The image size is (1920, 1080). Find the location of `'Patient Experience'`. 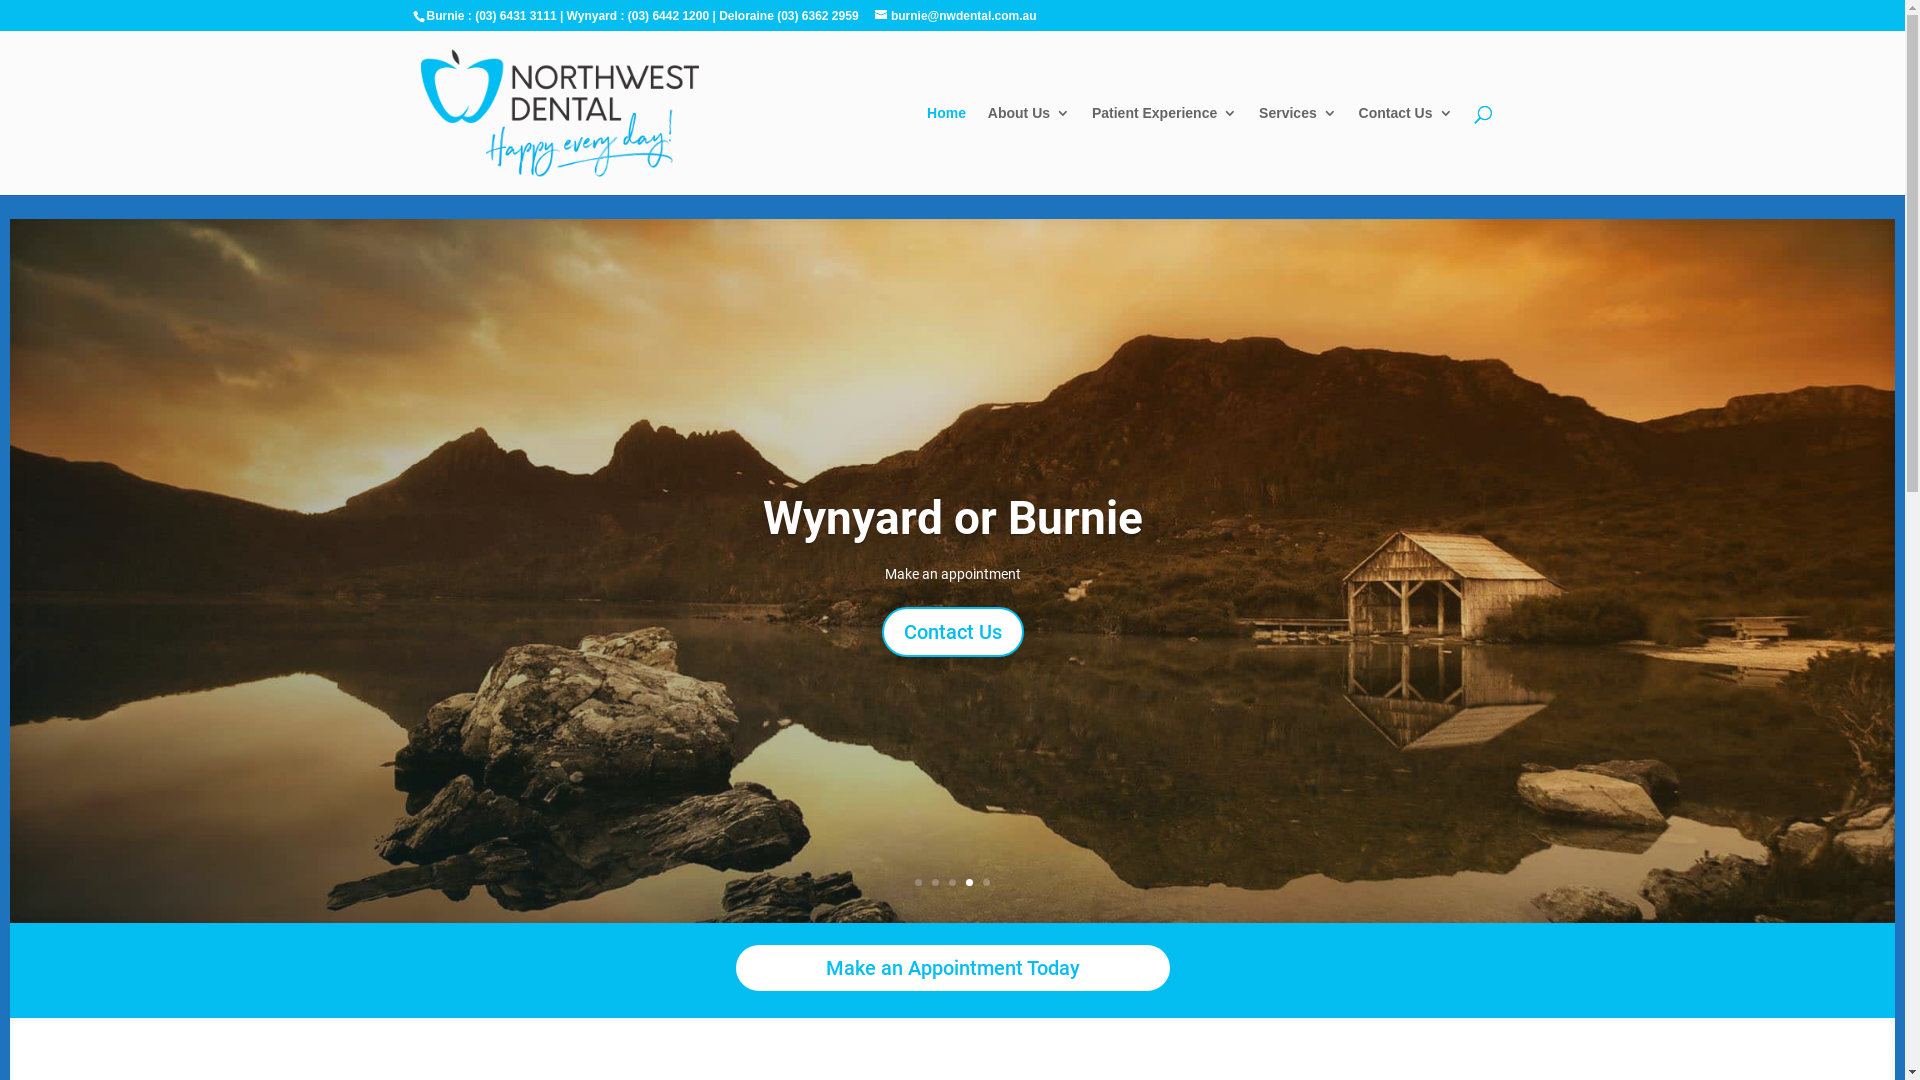

'Patient Experience' is located at coordinates (1090, 149).